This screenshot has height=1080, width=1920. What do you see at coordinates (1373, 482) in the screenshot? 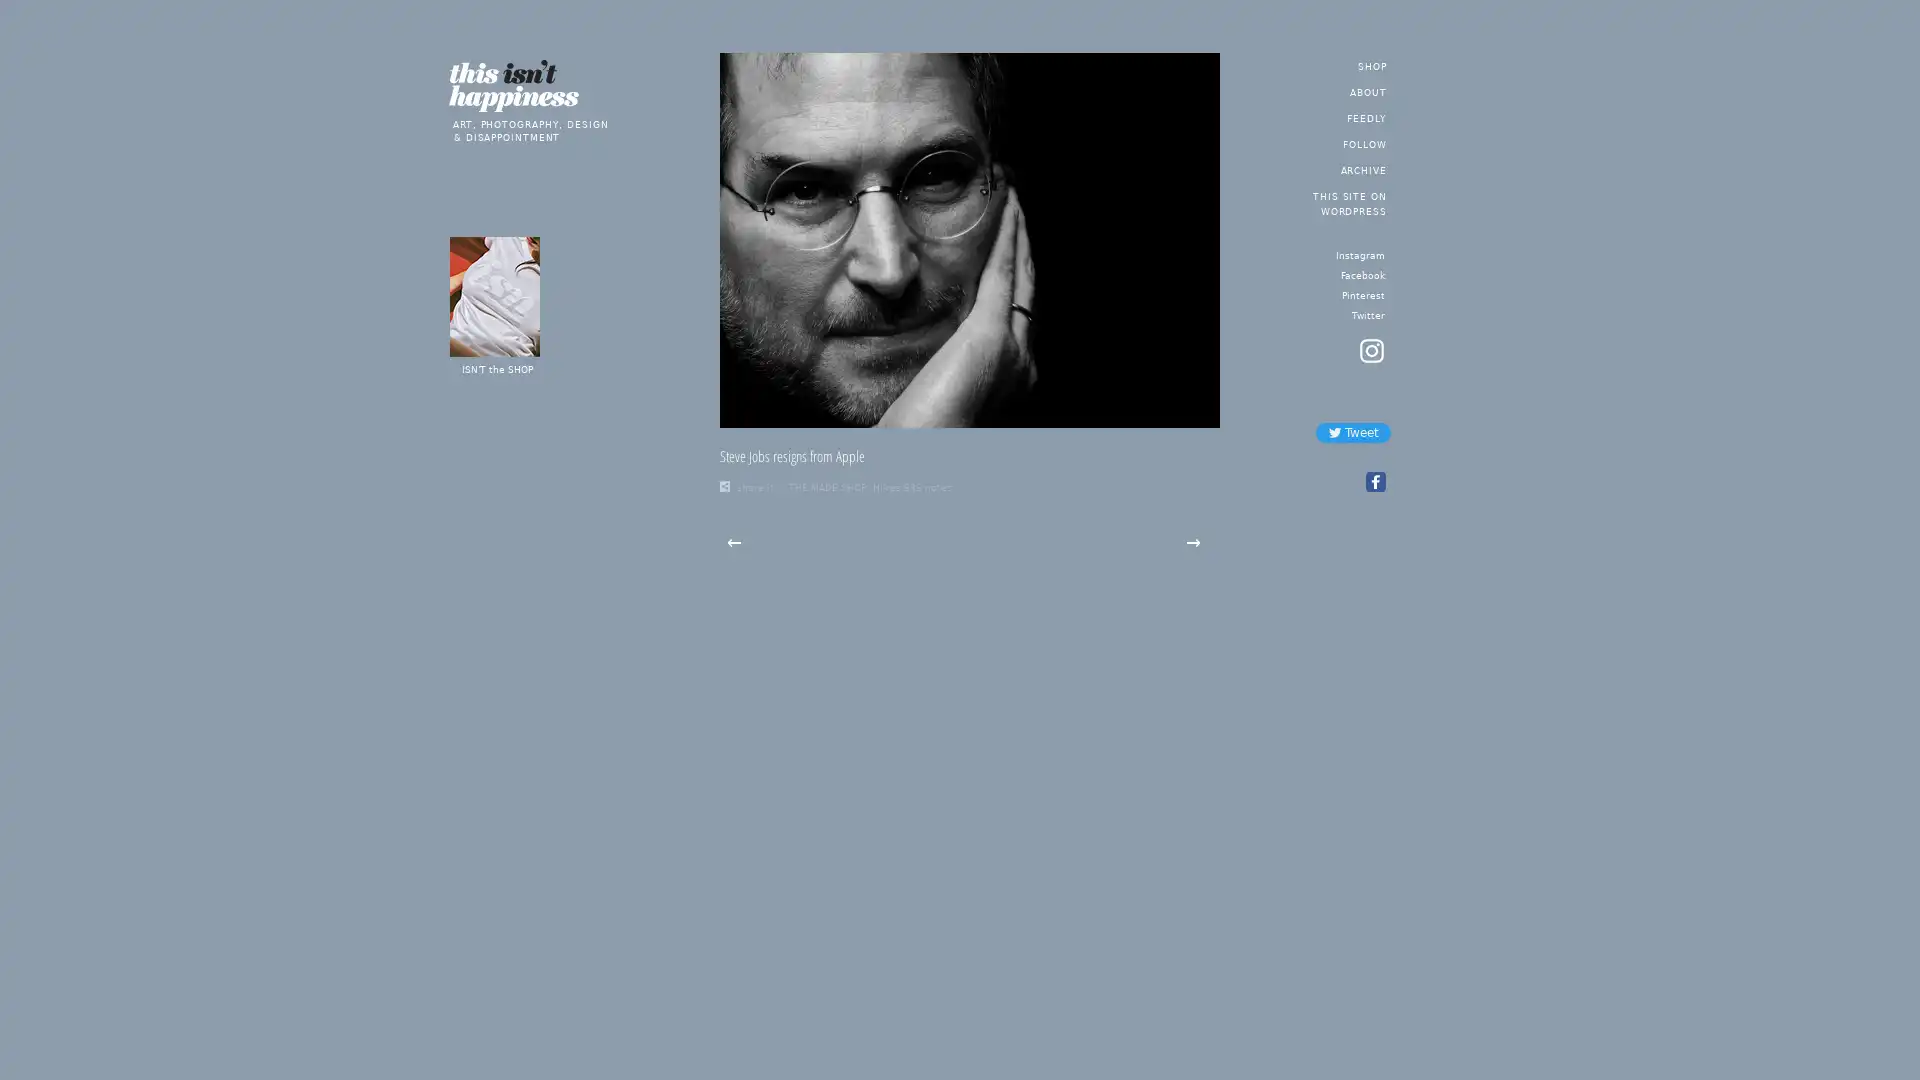
I see `Share to Facebook` at bounding box center [1373, 482].